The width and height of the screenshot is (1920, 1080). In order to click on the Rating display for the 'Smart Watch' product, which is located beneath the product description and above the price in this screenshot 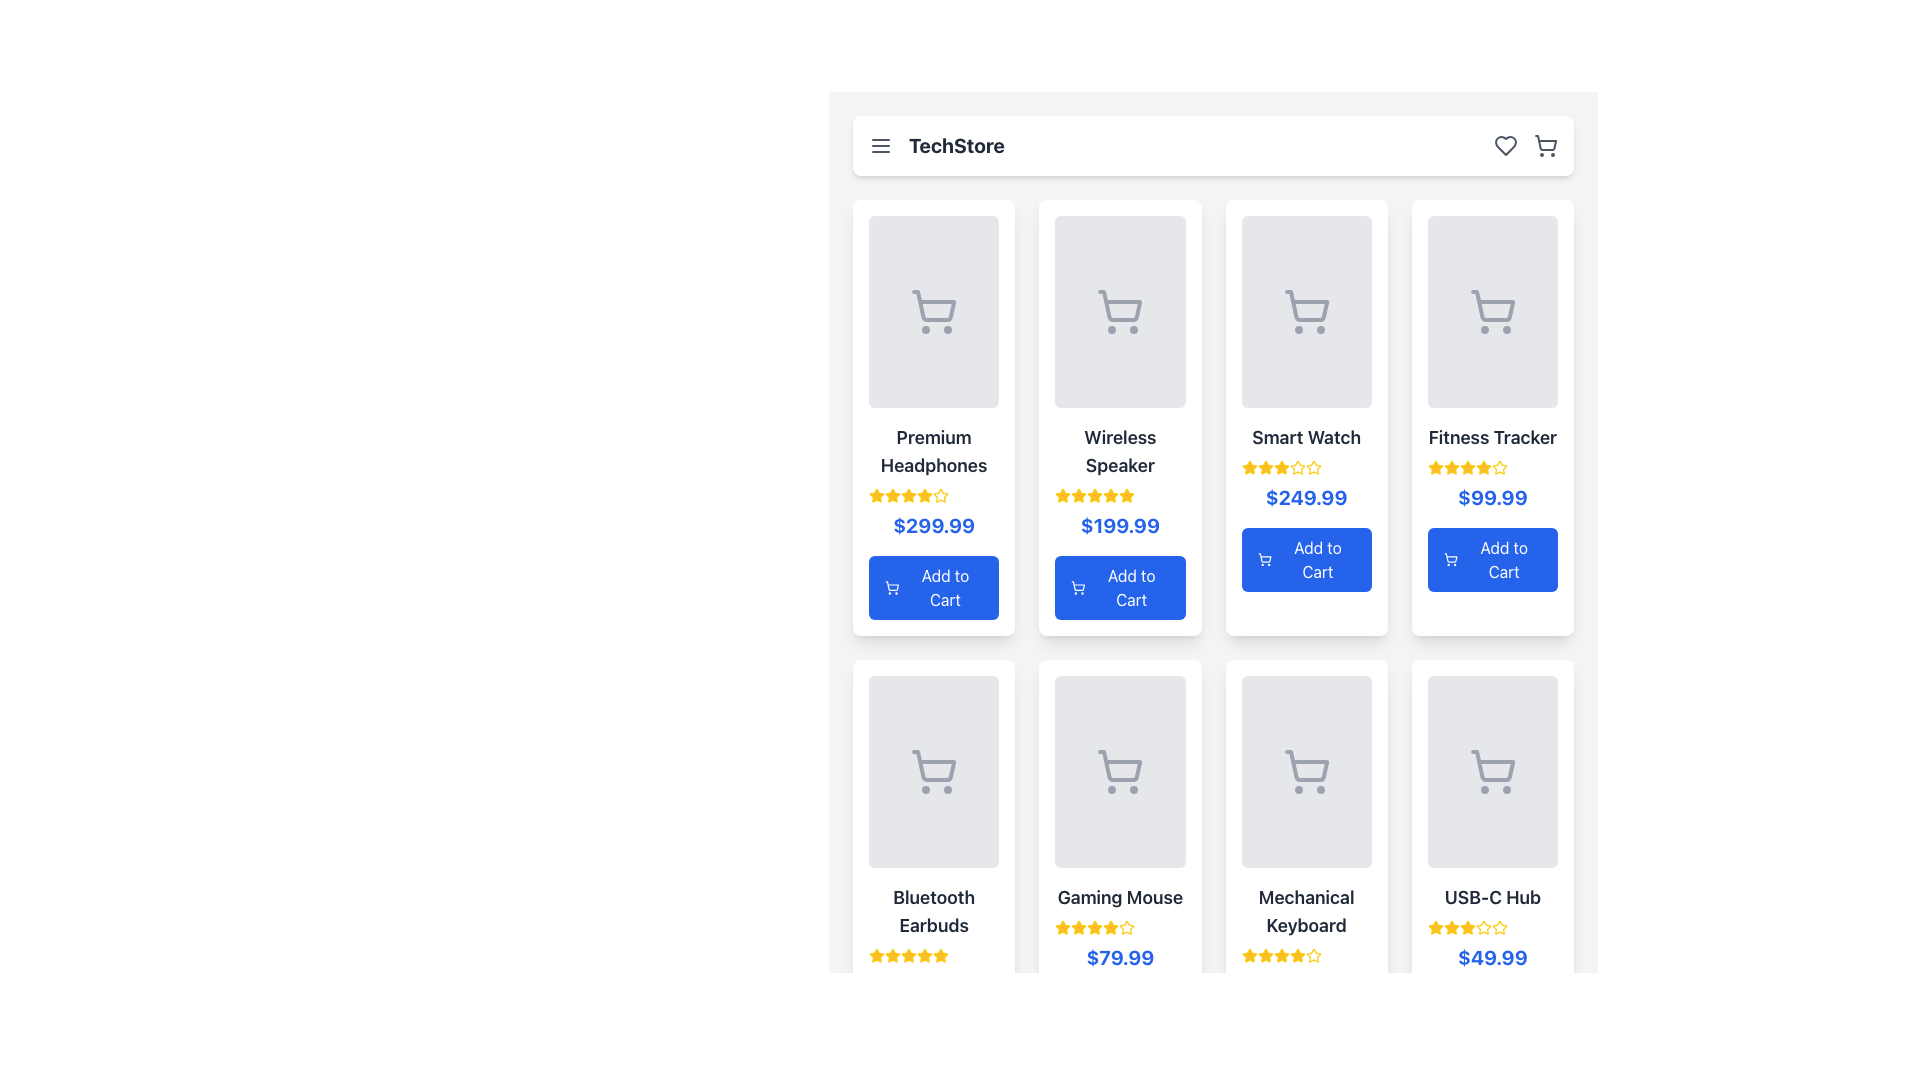, I will do `click(1306, 467)`.